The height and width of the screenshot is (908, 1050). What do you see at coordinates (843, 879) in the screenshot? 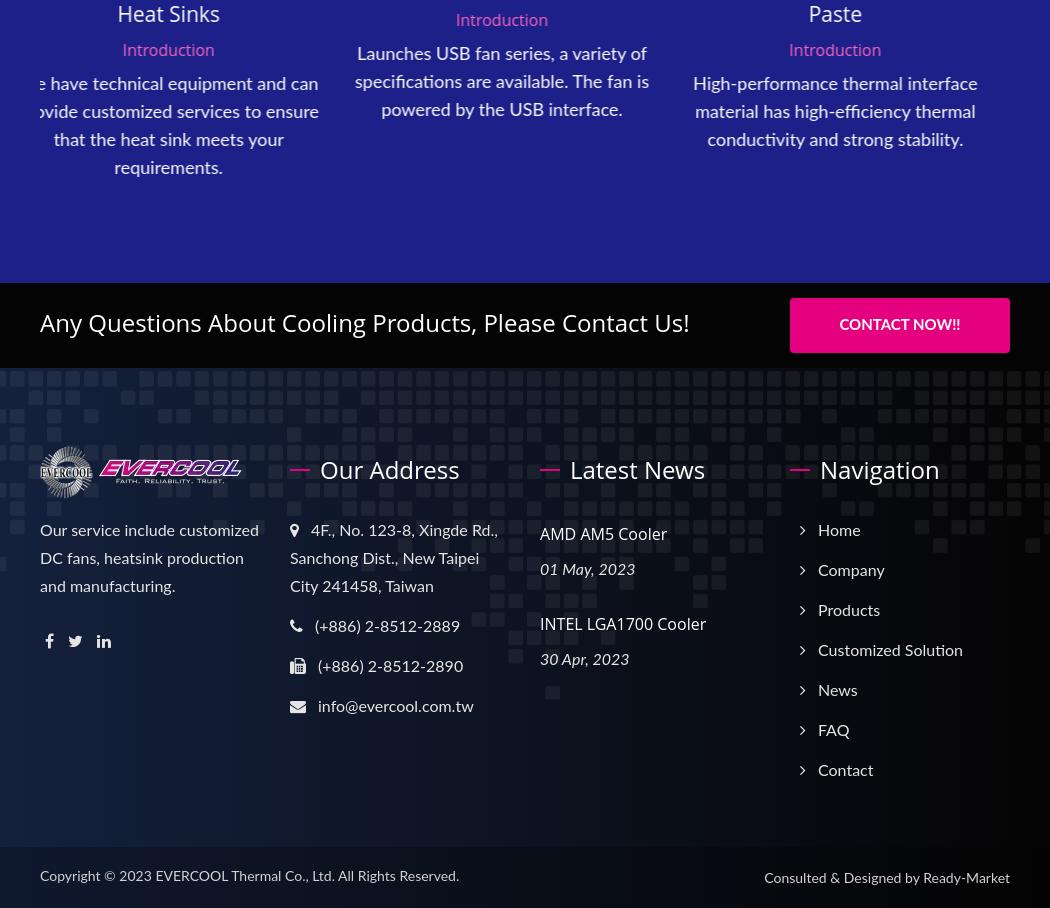
I see `'Consulted & Designed by'` at bounding box center [843, 879].